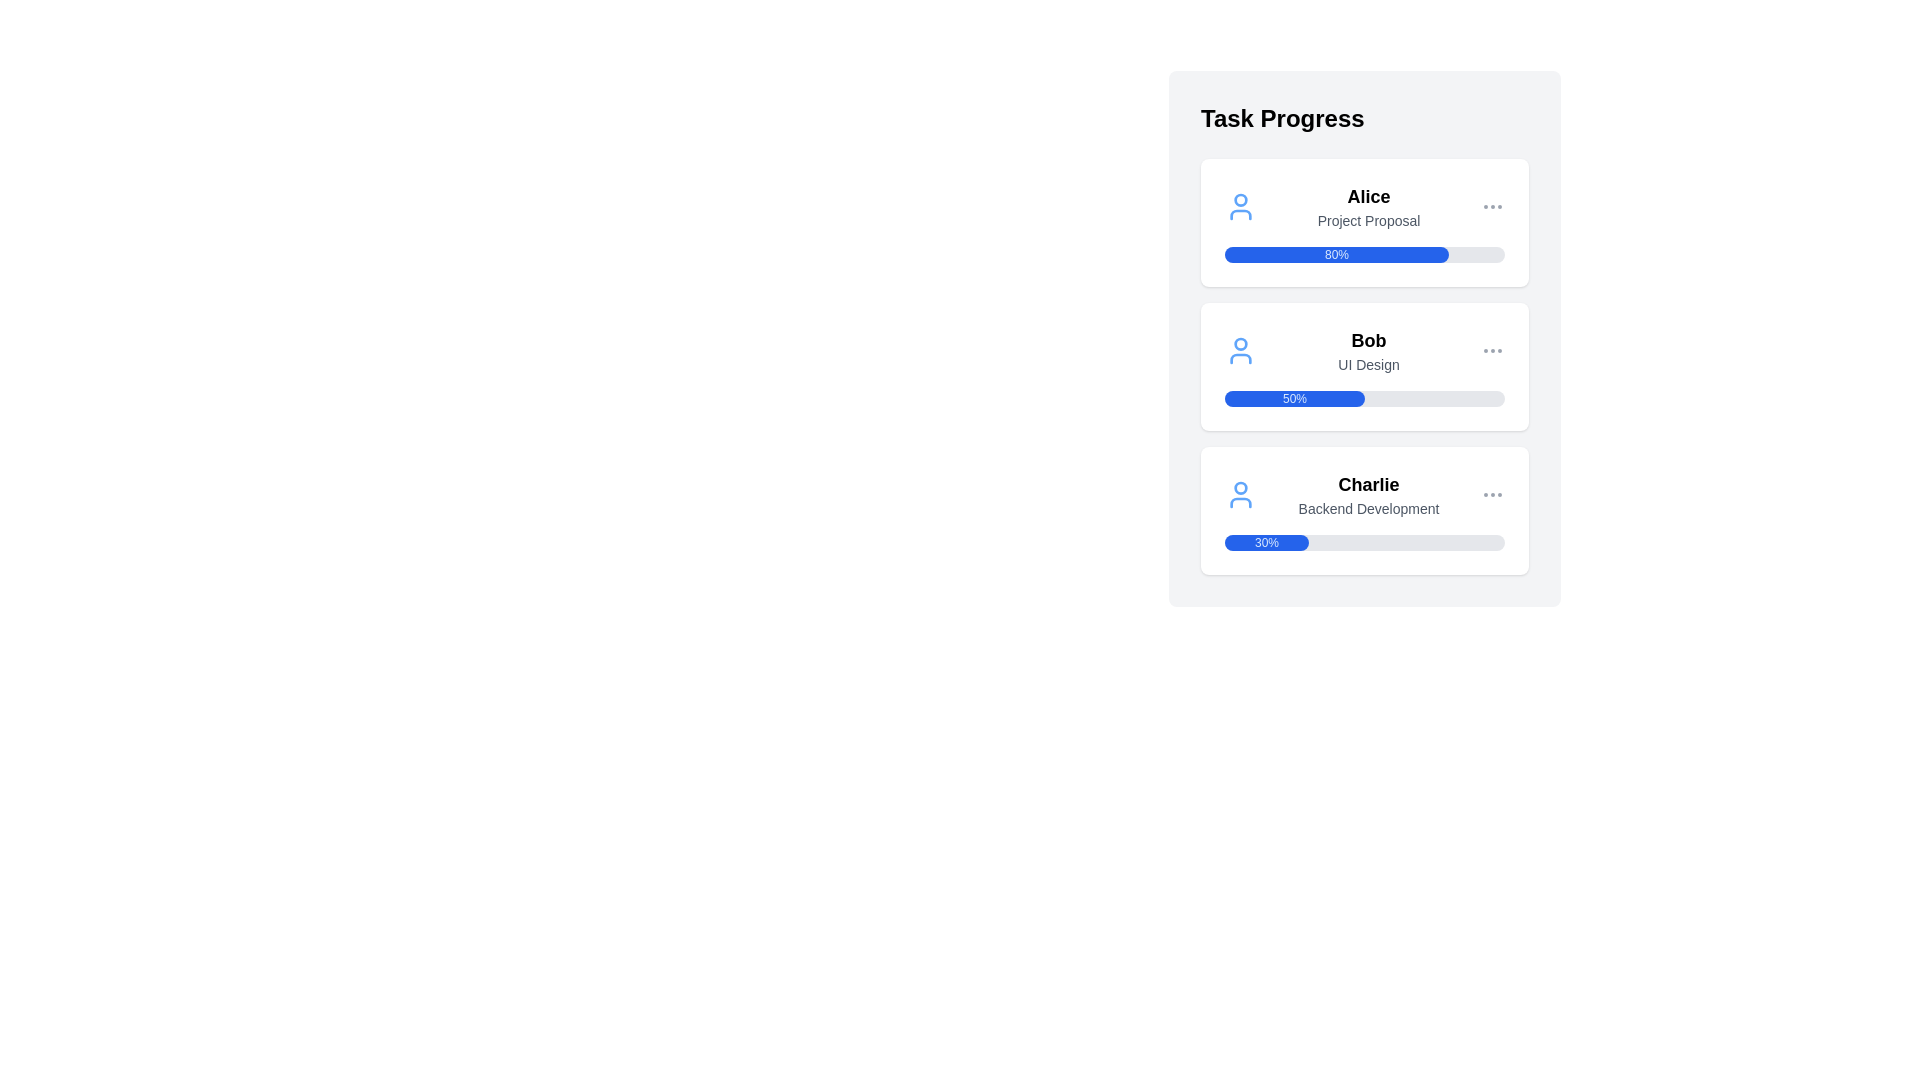 The image size is (1920, 1080). What do you see at coordinates (1240, 342) in the screenshot?
I see `the SVG circle graphic representing the user icon next to the name 'Bob' in the task list` at bounding box center [1240, 342].